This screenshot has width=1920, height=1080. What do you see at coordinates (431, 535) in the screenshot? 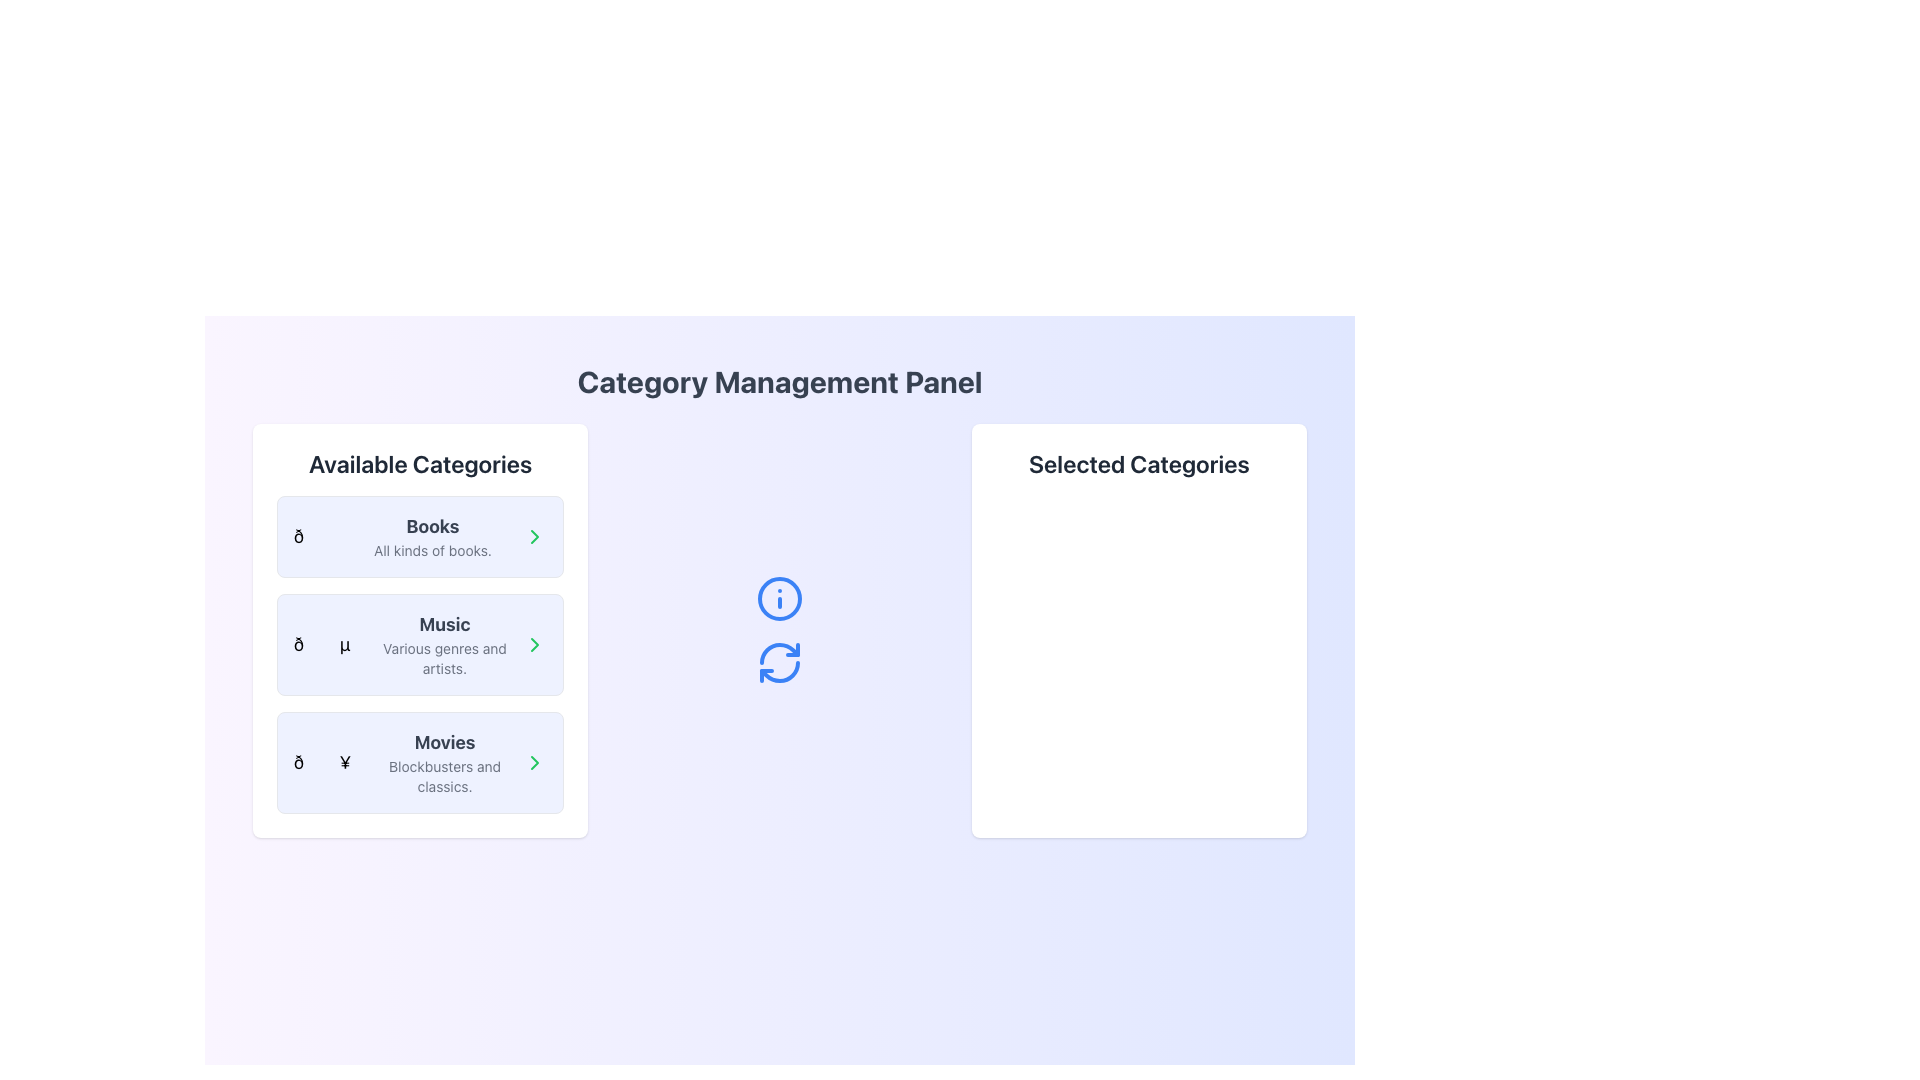
I see `the 'Books' text group within the first card of the 'Available Categories' section` at bounding box center [431, 535].